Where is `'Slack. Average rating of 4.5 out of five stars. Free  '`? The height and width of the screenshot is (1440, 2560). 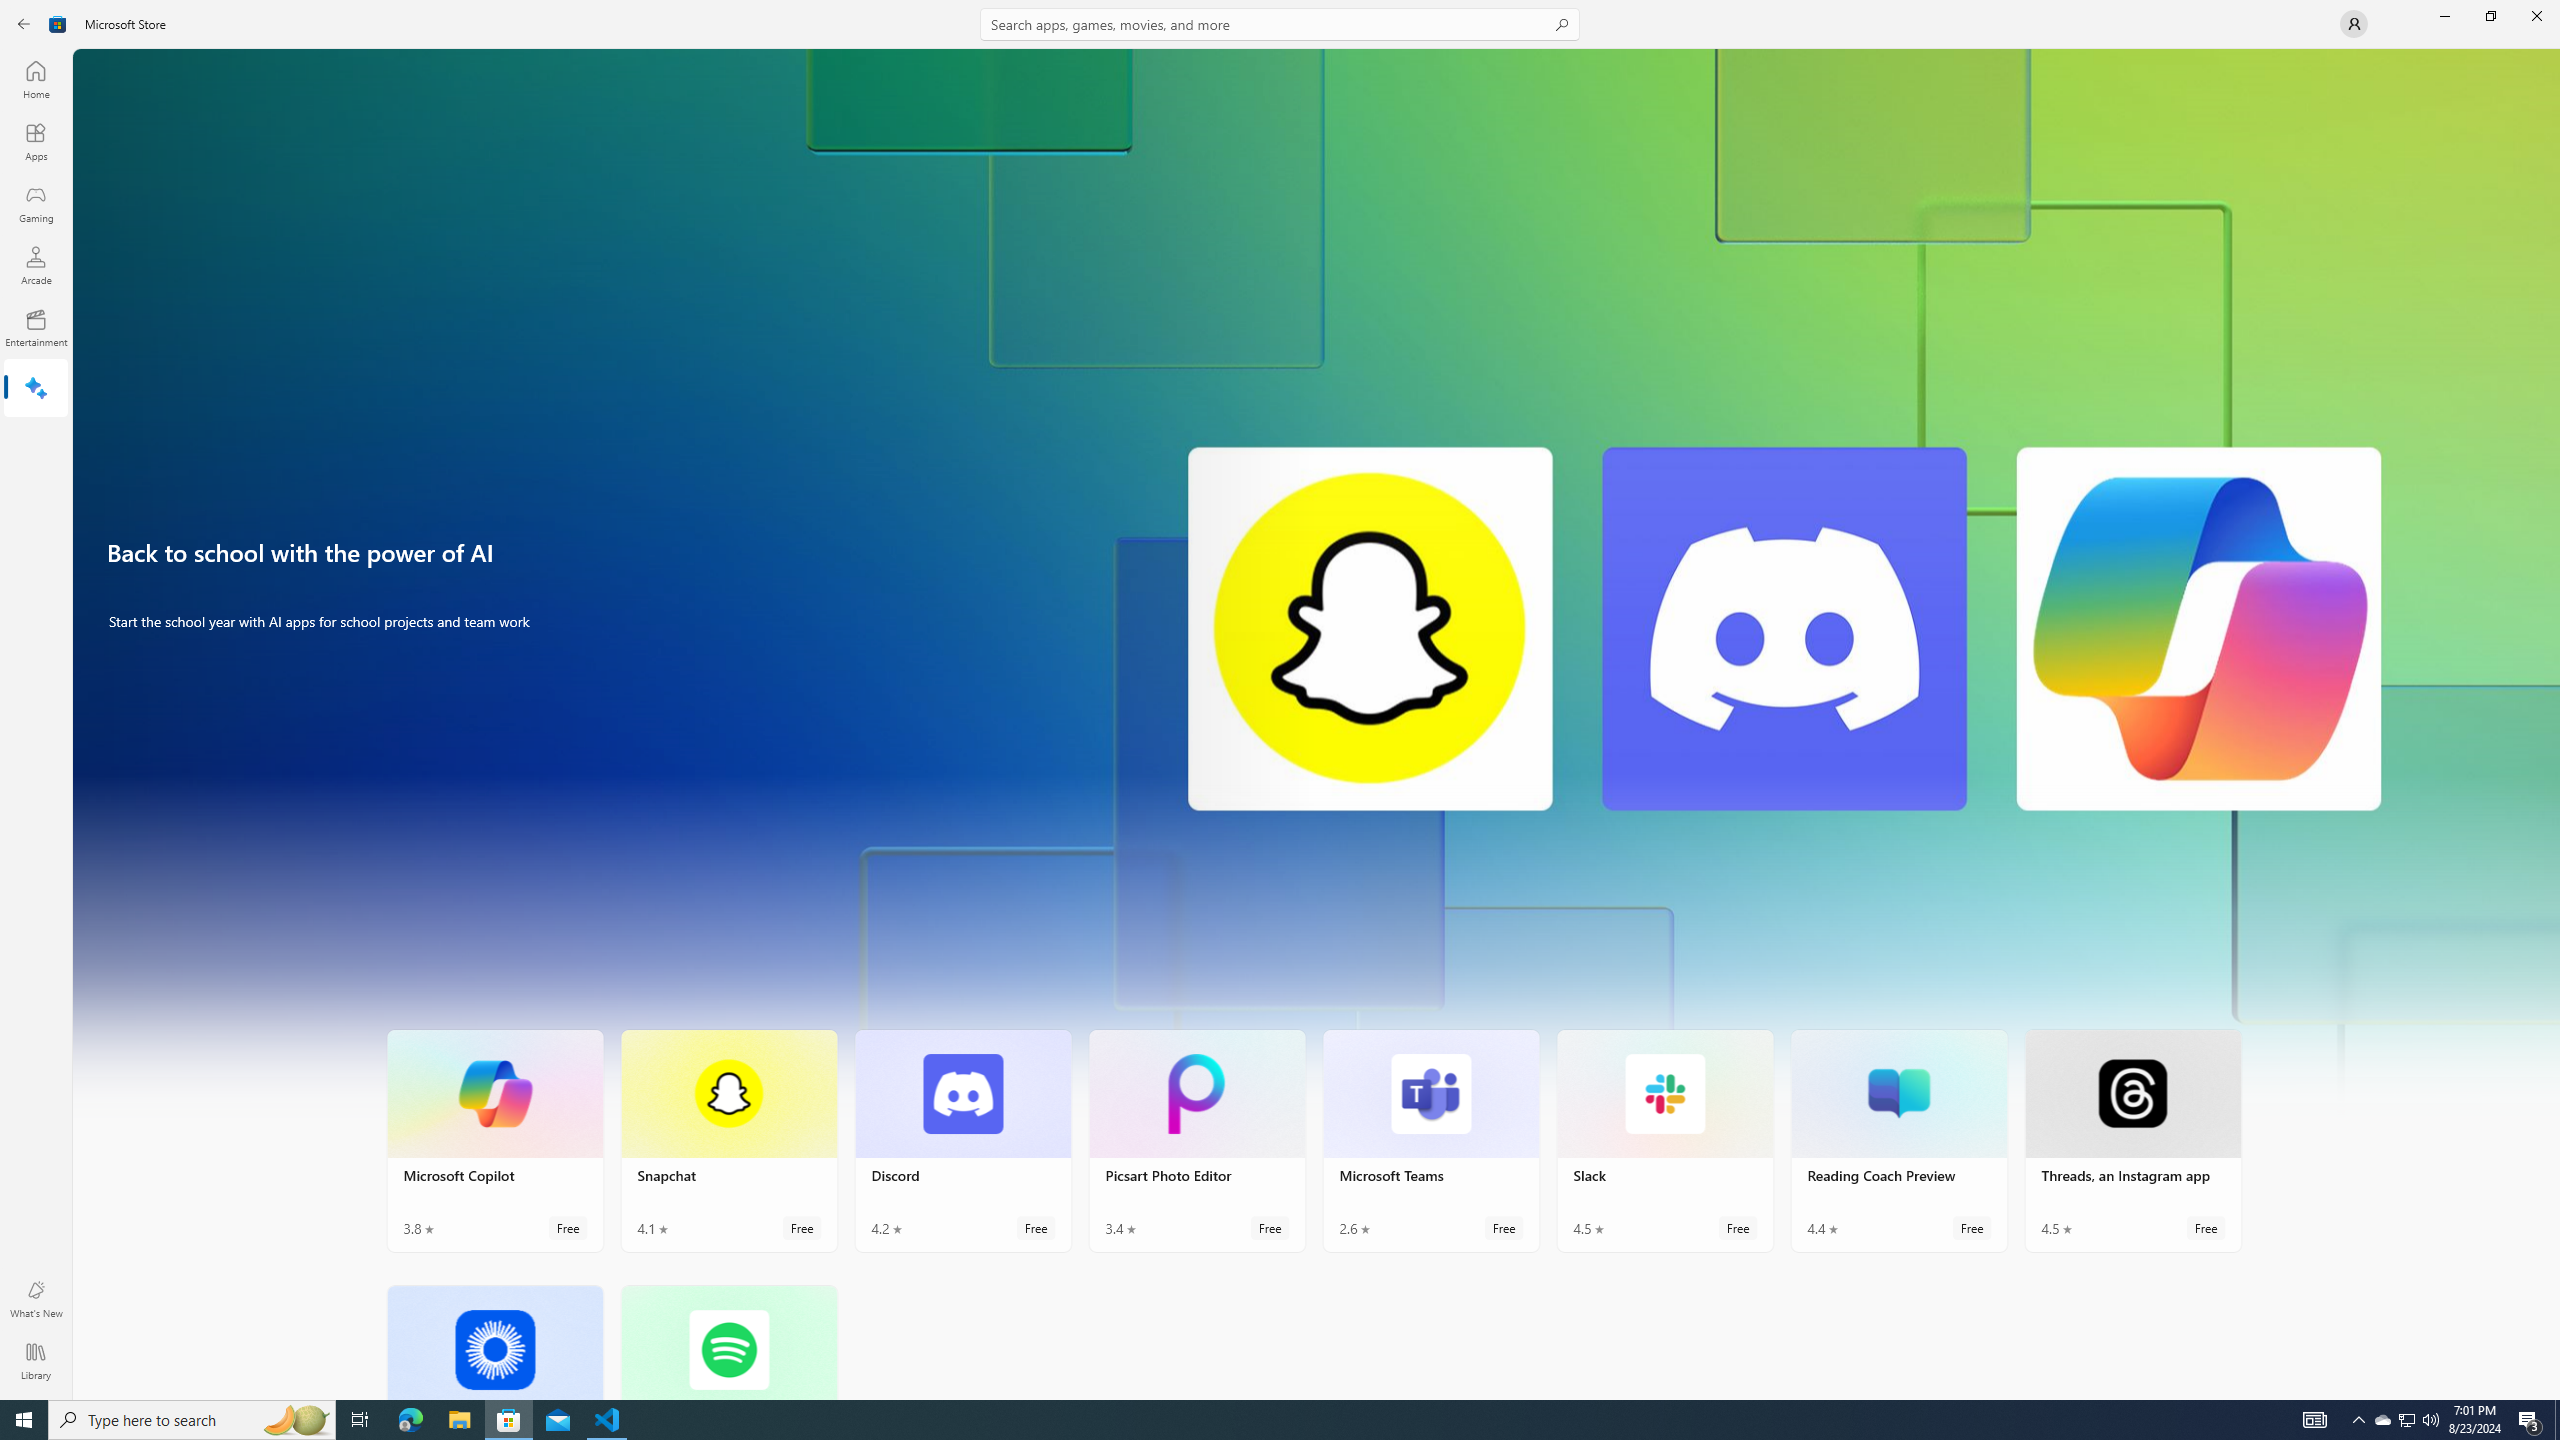 'Slack. Average rating of 4.5 out of five stars. Free  ' is located at coordinates (1664, 1141).